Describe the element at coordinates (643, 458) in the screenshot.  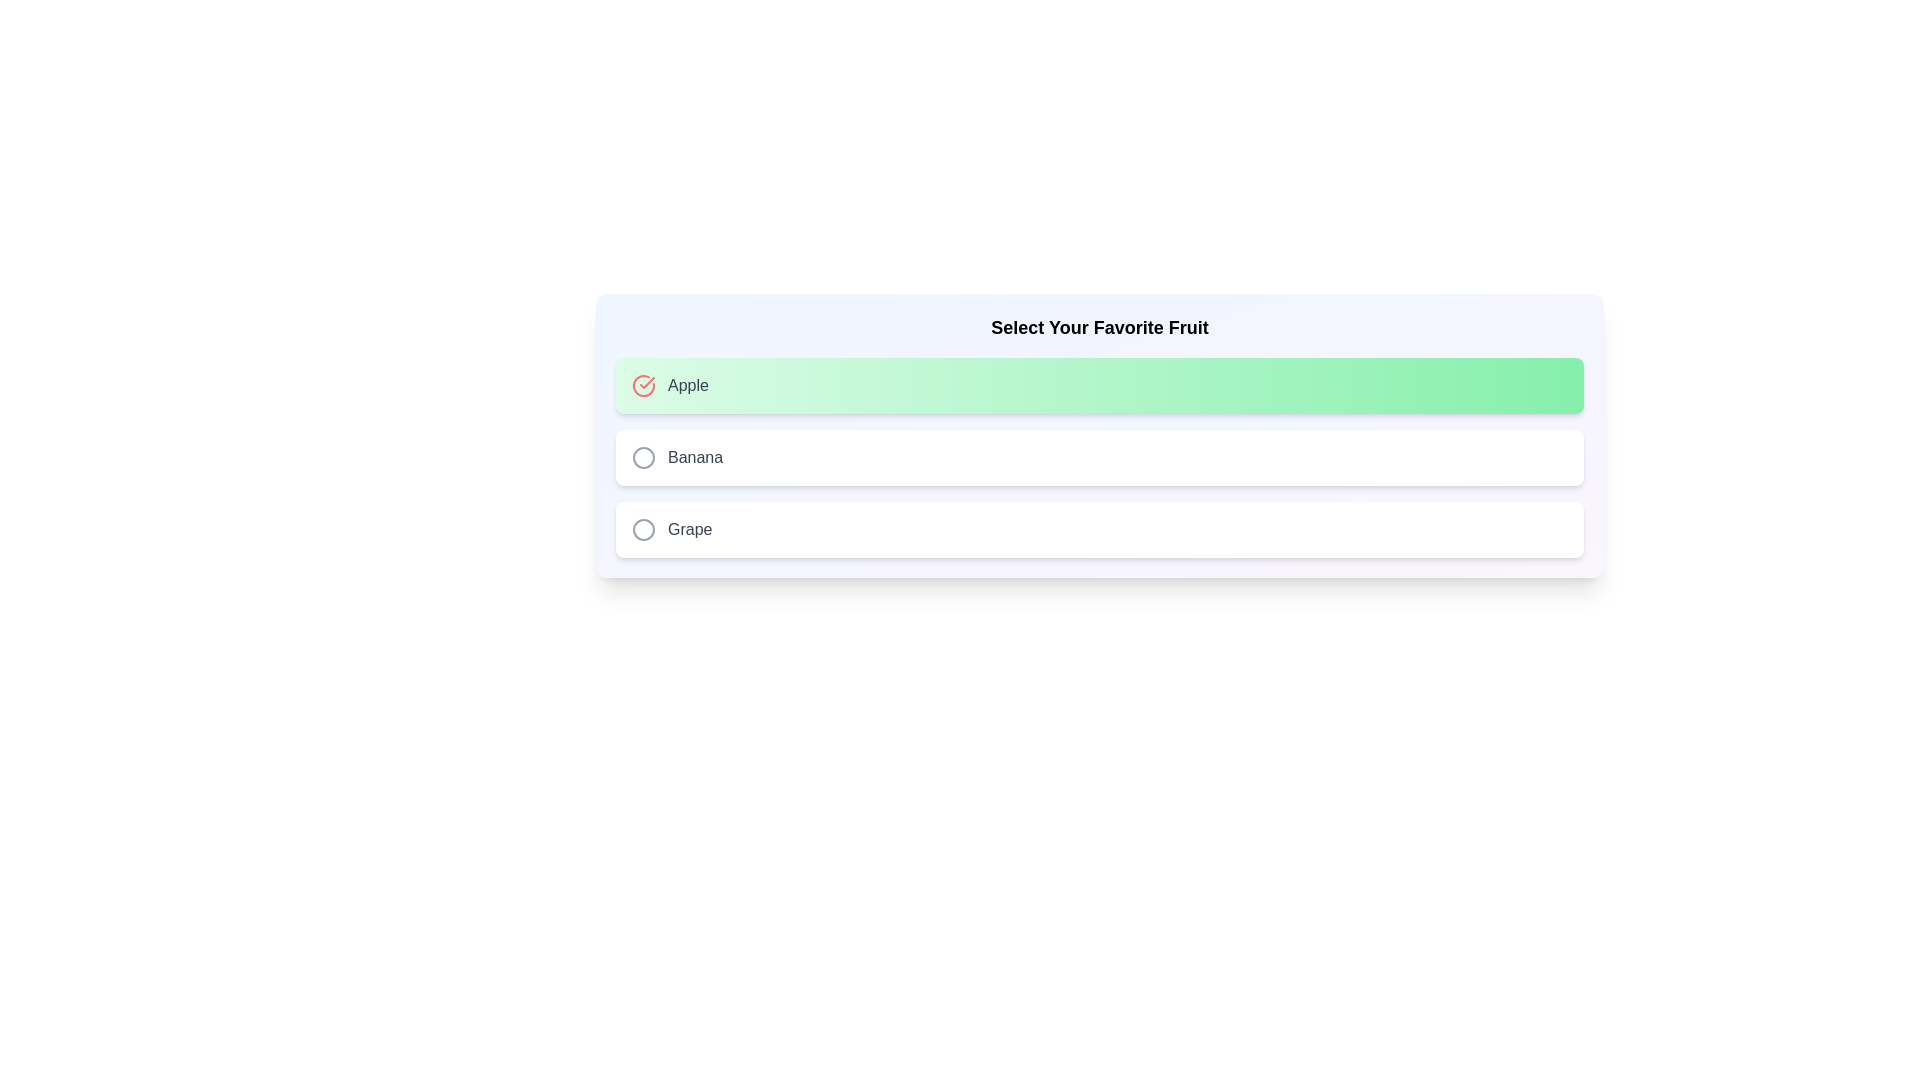
I see `the circular, hollow icon with a thin outline located within the card labeled 'Banana', which is the second card in the fruit options list` at that location.